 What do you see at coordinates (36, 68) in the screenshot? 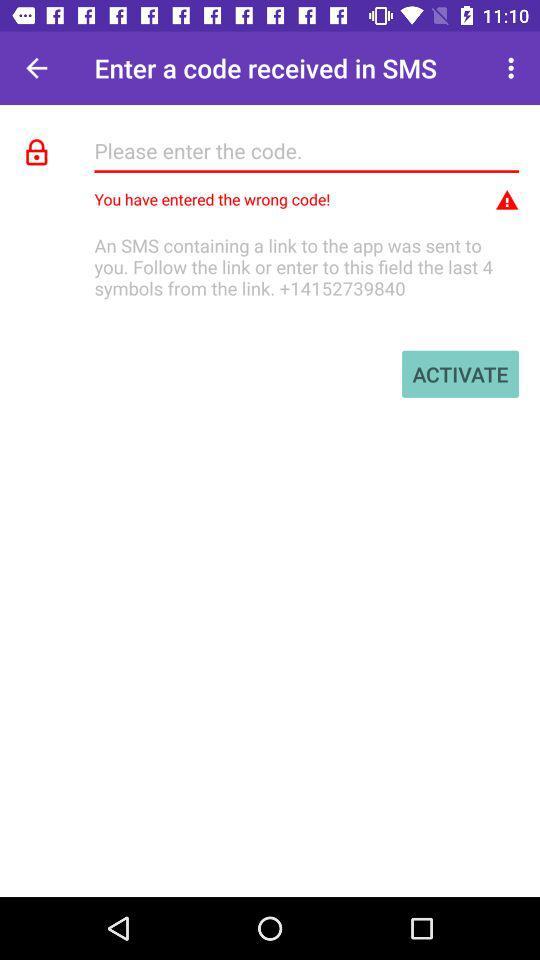
I see `the item next to the enter a code item` at bounding box center [36, 68].